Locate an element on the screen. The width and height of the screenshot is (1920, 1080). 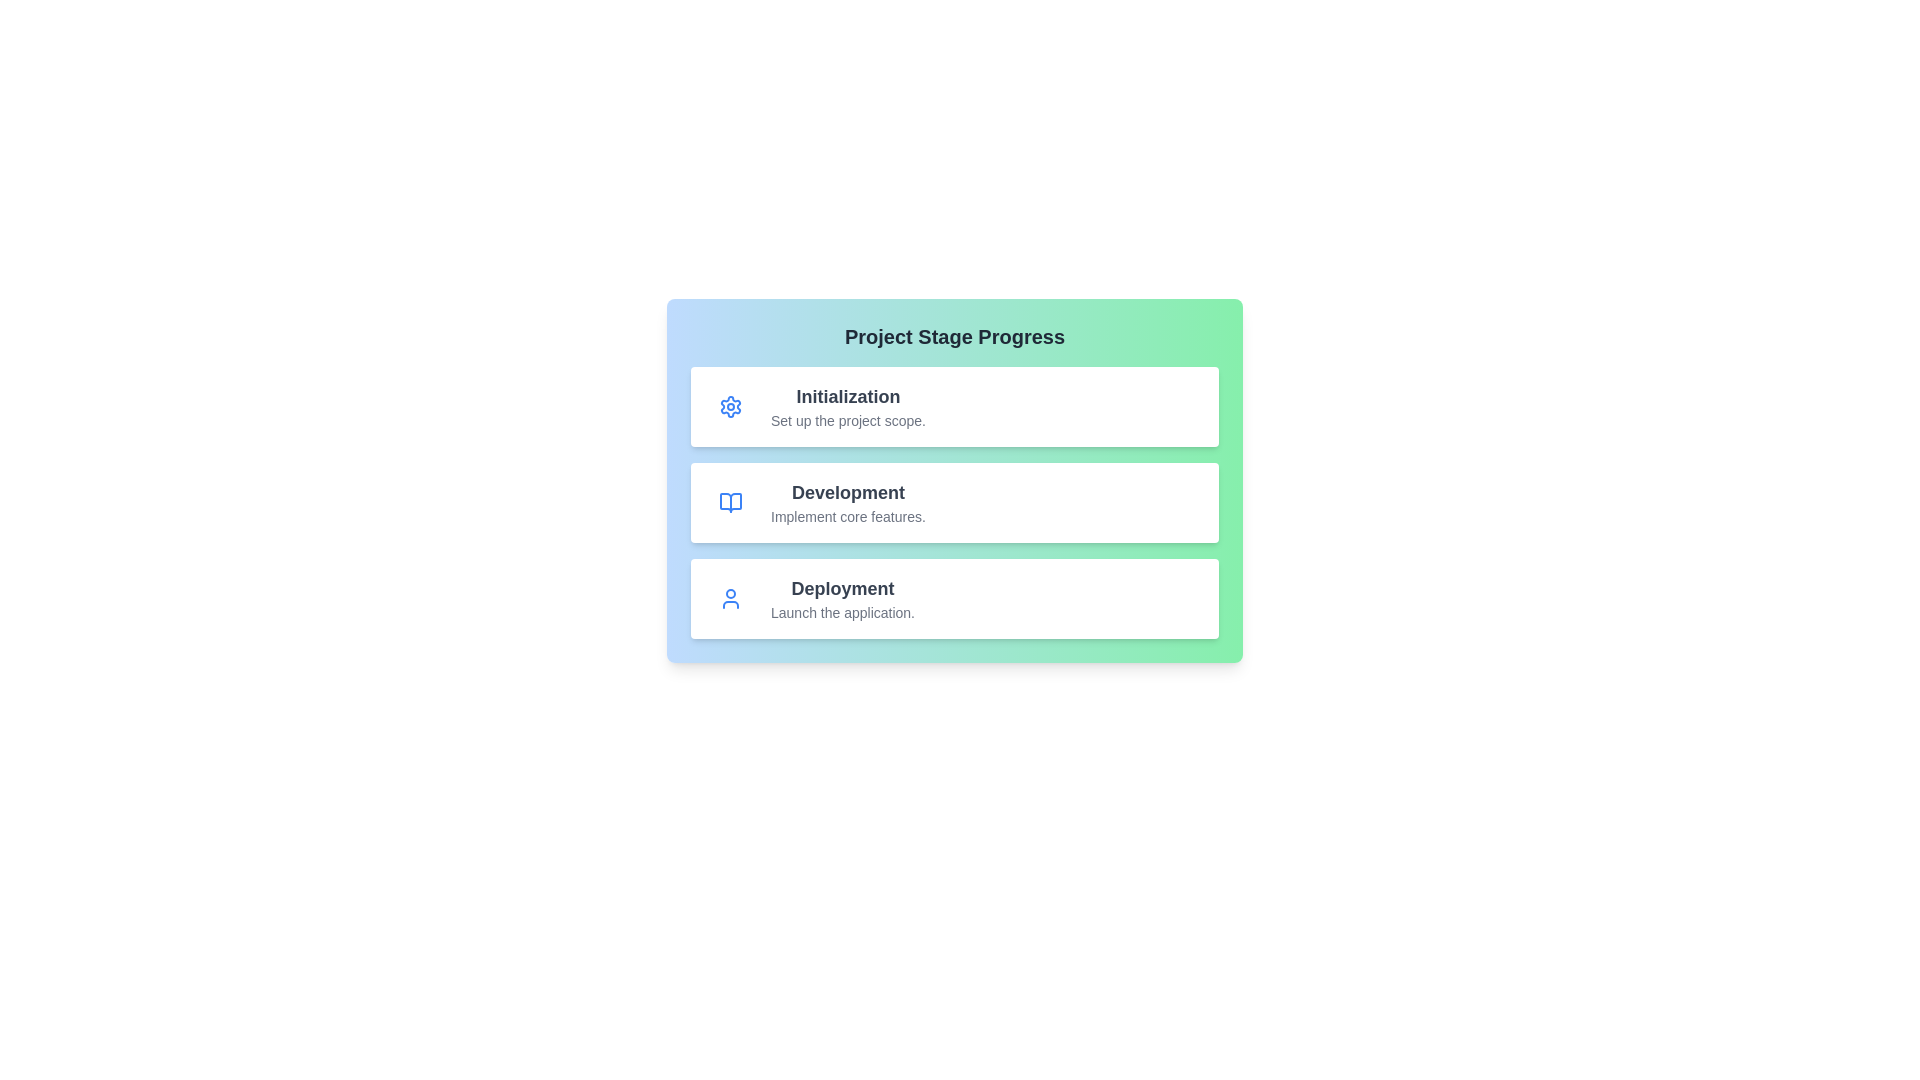
the text label displaying 'Initialization', styled in large bold dark gray font, located at the top of the first card layout, aligned with a gear icon to its left is located at coordinates (848, 397).